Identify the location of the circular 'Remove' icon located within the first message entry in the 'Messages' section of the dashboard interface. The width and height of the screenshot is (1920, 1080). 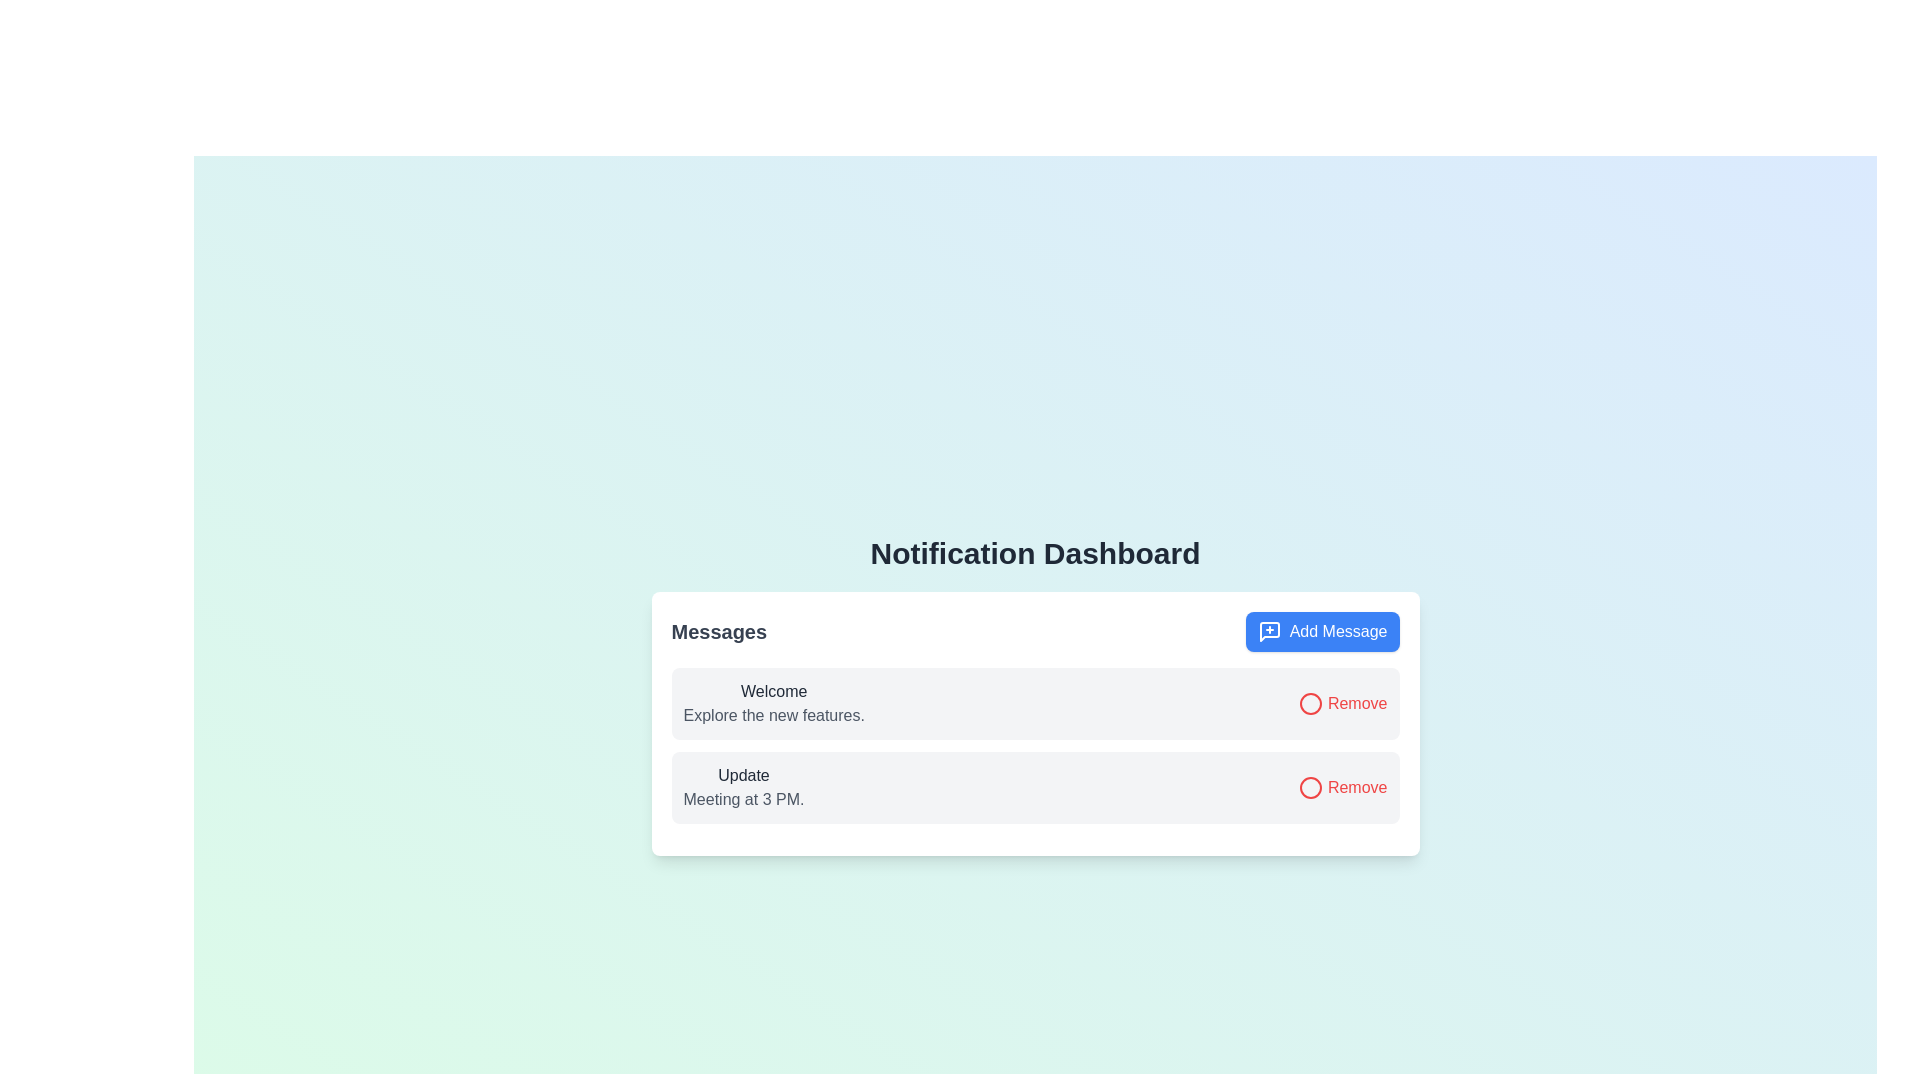
(1311, 703).